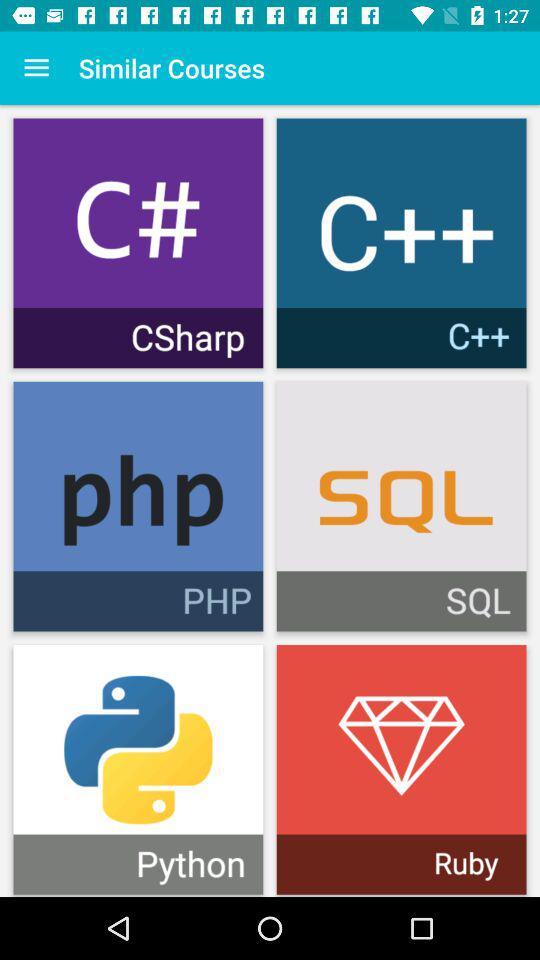 This screenshot has height=960, width=540. What do you see at coordinates (36, 68) in the screenshot?
I see `icon next to similar courses` at bounding box center [36, 68].